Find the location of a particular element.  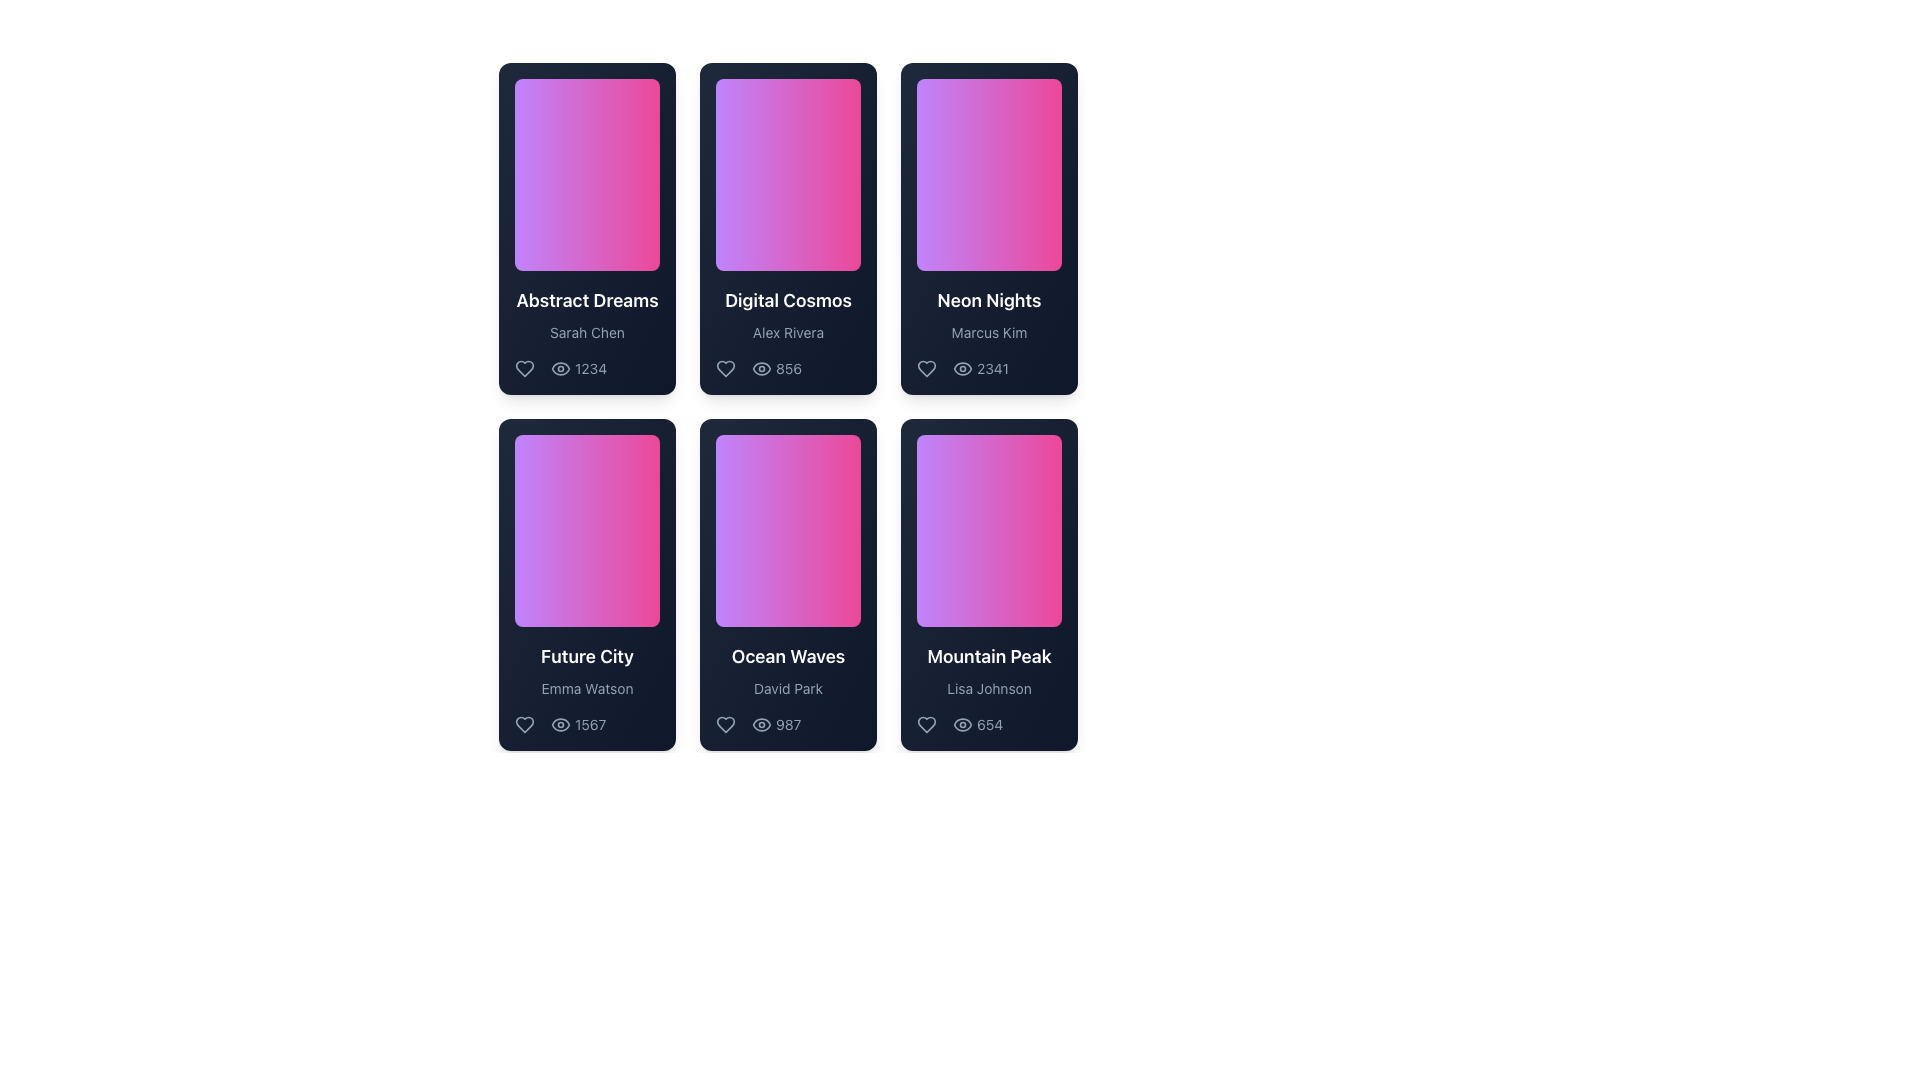

the eye icon with the numeric text '856' located in the second row of the 'Digital Cosmos' card, positioned in the central column of the grid layout is located at coordinates (776, 369).